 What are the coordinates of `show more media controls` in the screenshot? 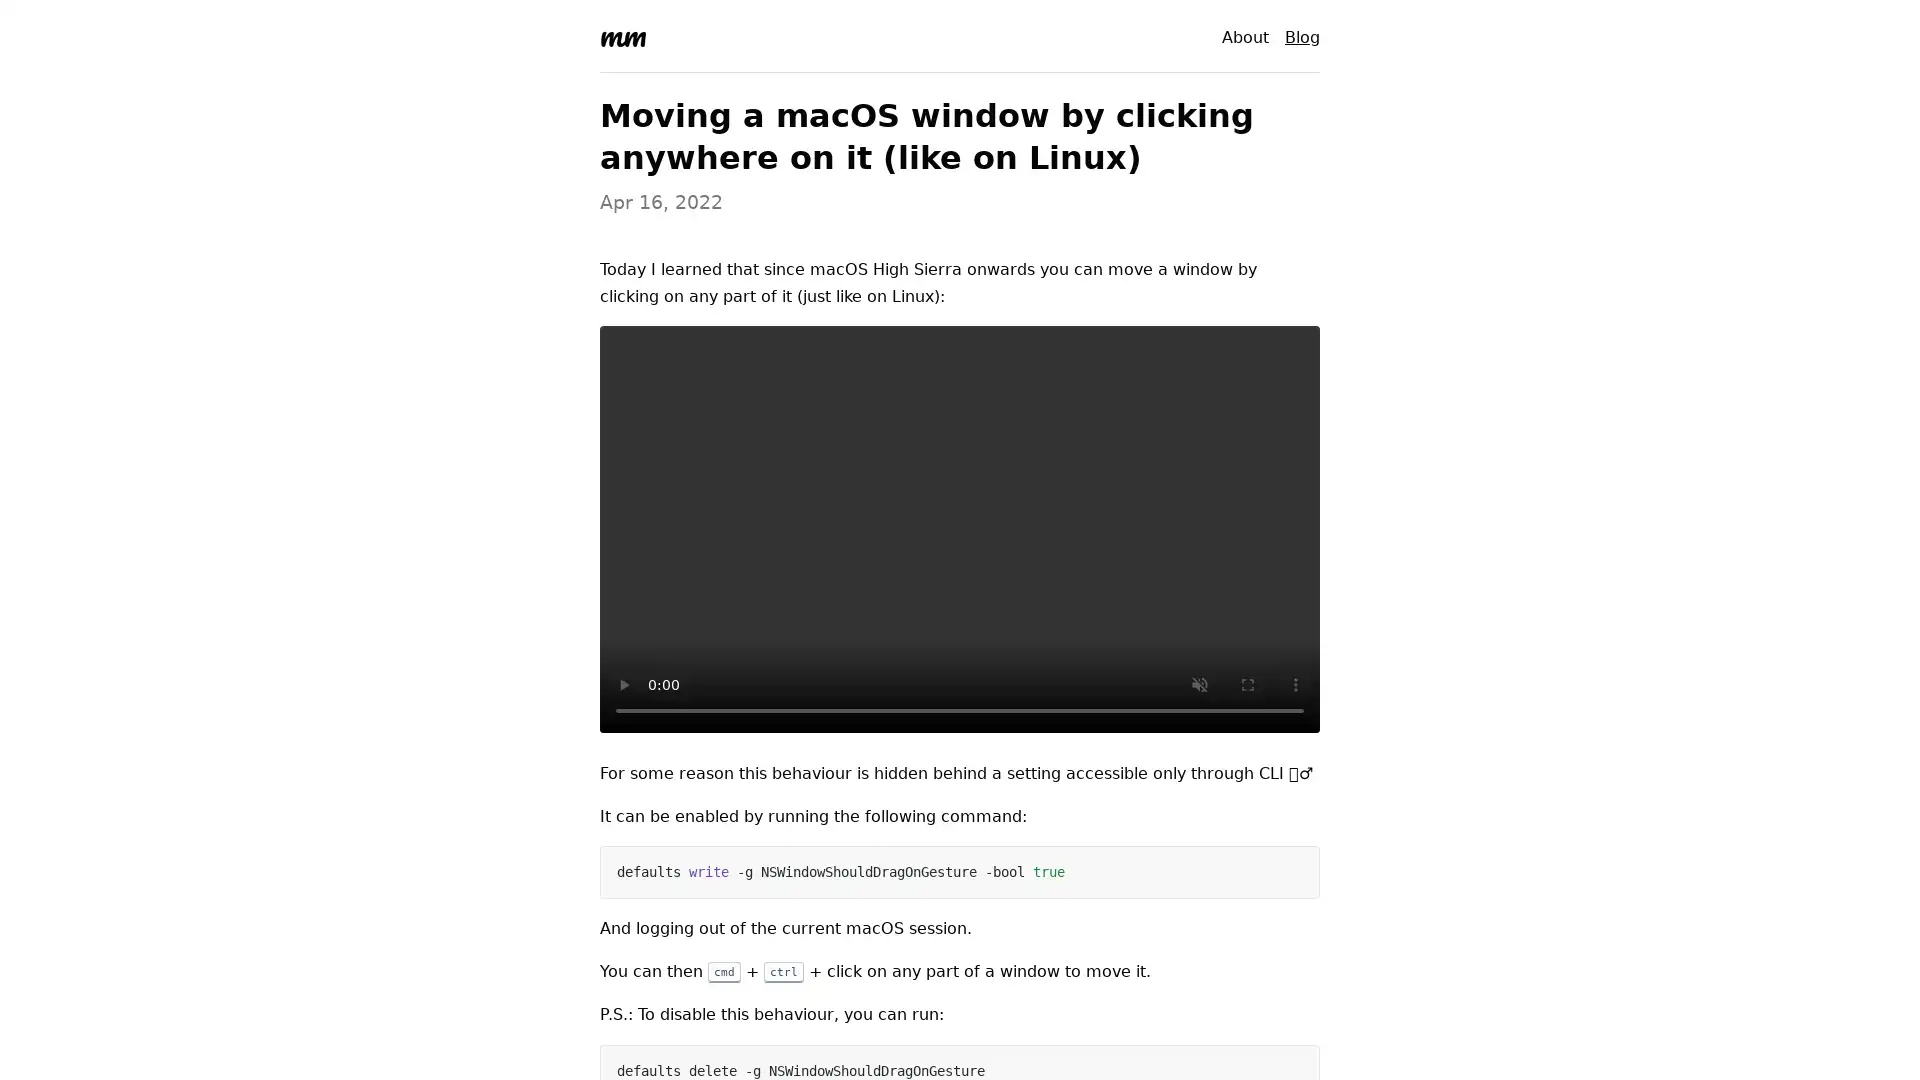 It's located at (1296, 684).